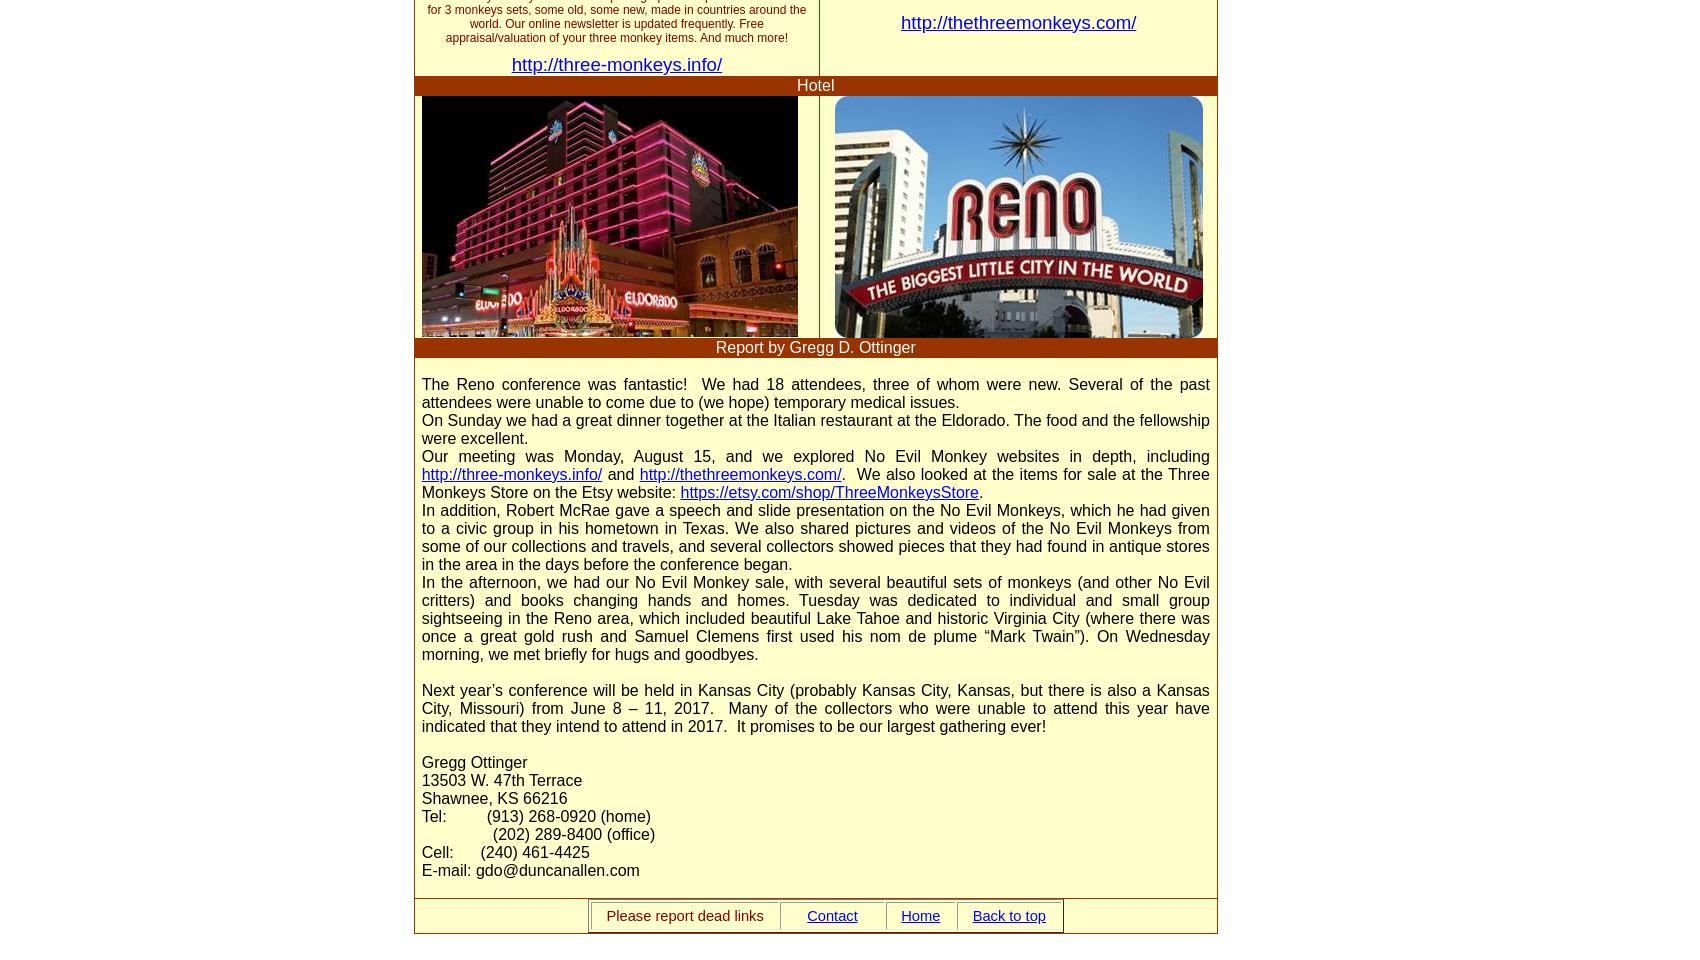  Describe the element at coordinates (813, 429) in the screenshot. I see `'On Sunday we had a great dinner
  together at the Italian restaurant at the Eldorado. The food and the
  fellowship were excellent.'` at that location.